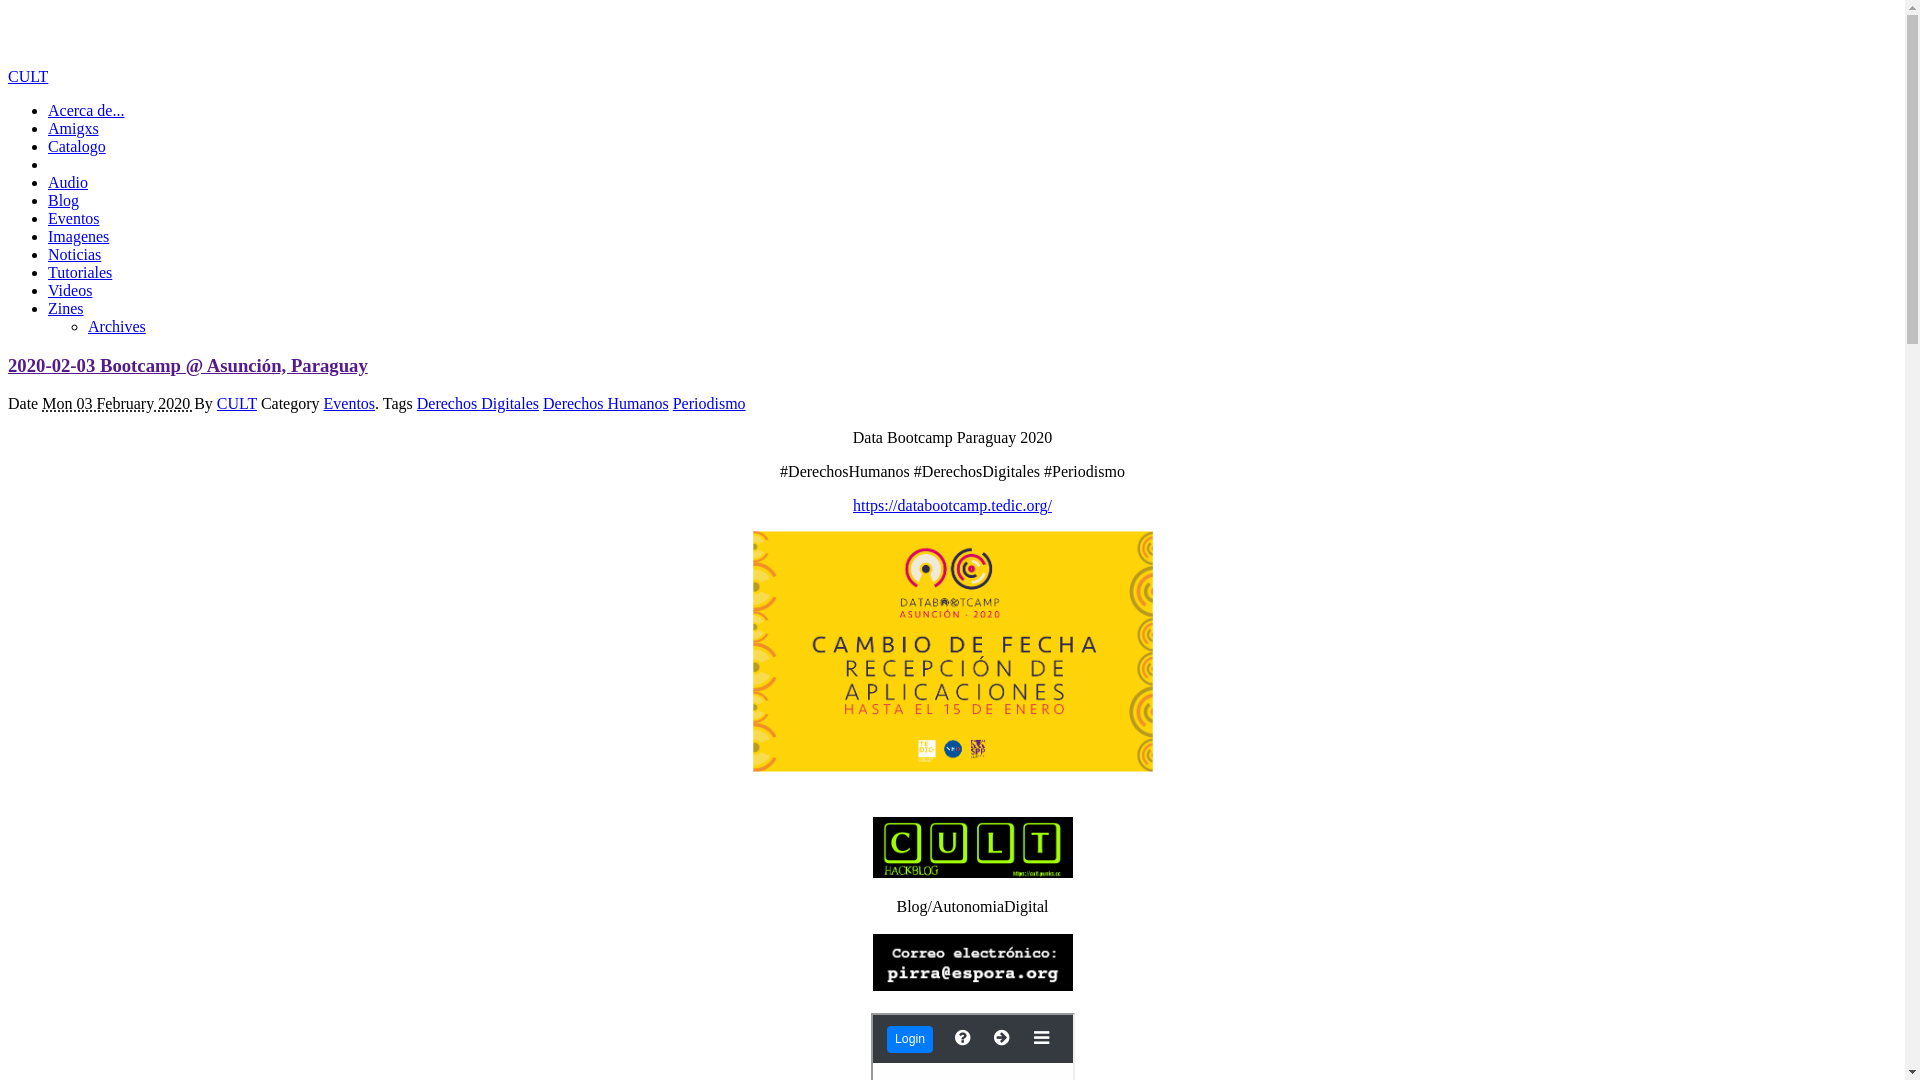 This screenshot has width=1920, height=1080. What do you see at coordinates (28, 75) in the screenshot?
I see `'CULT'` at bounding box center [28, 75].